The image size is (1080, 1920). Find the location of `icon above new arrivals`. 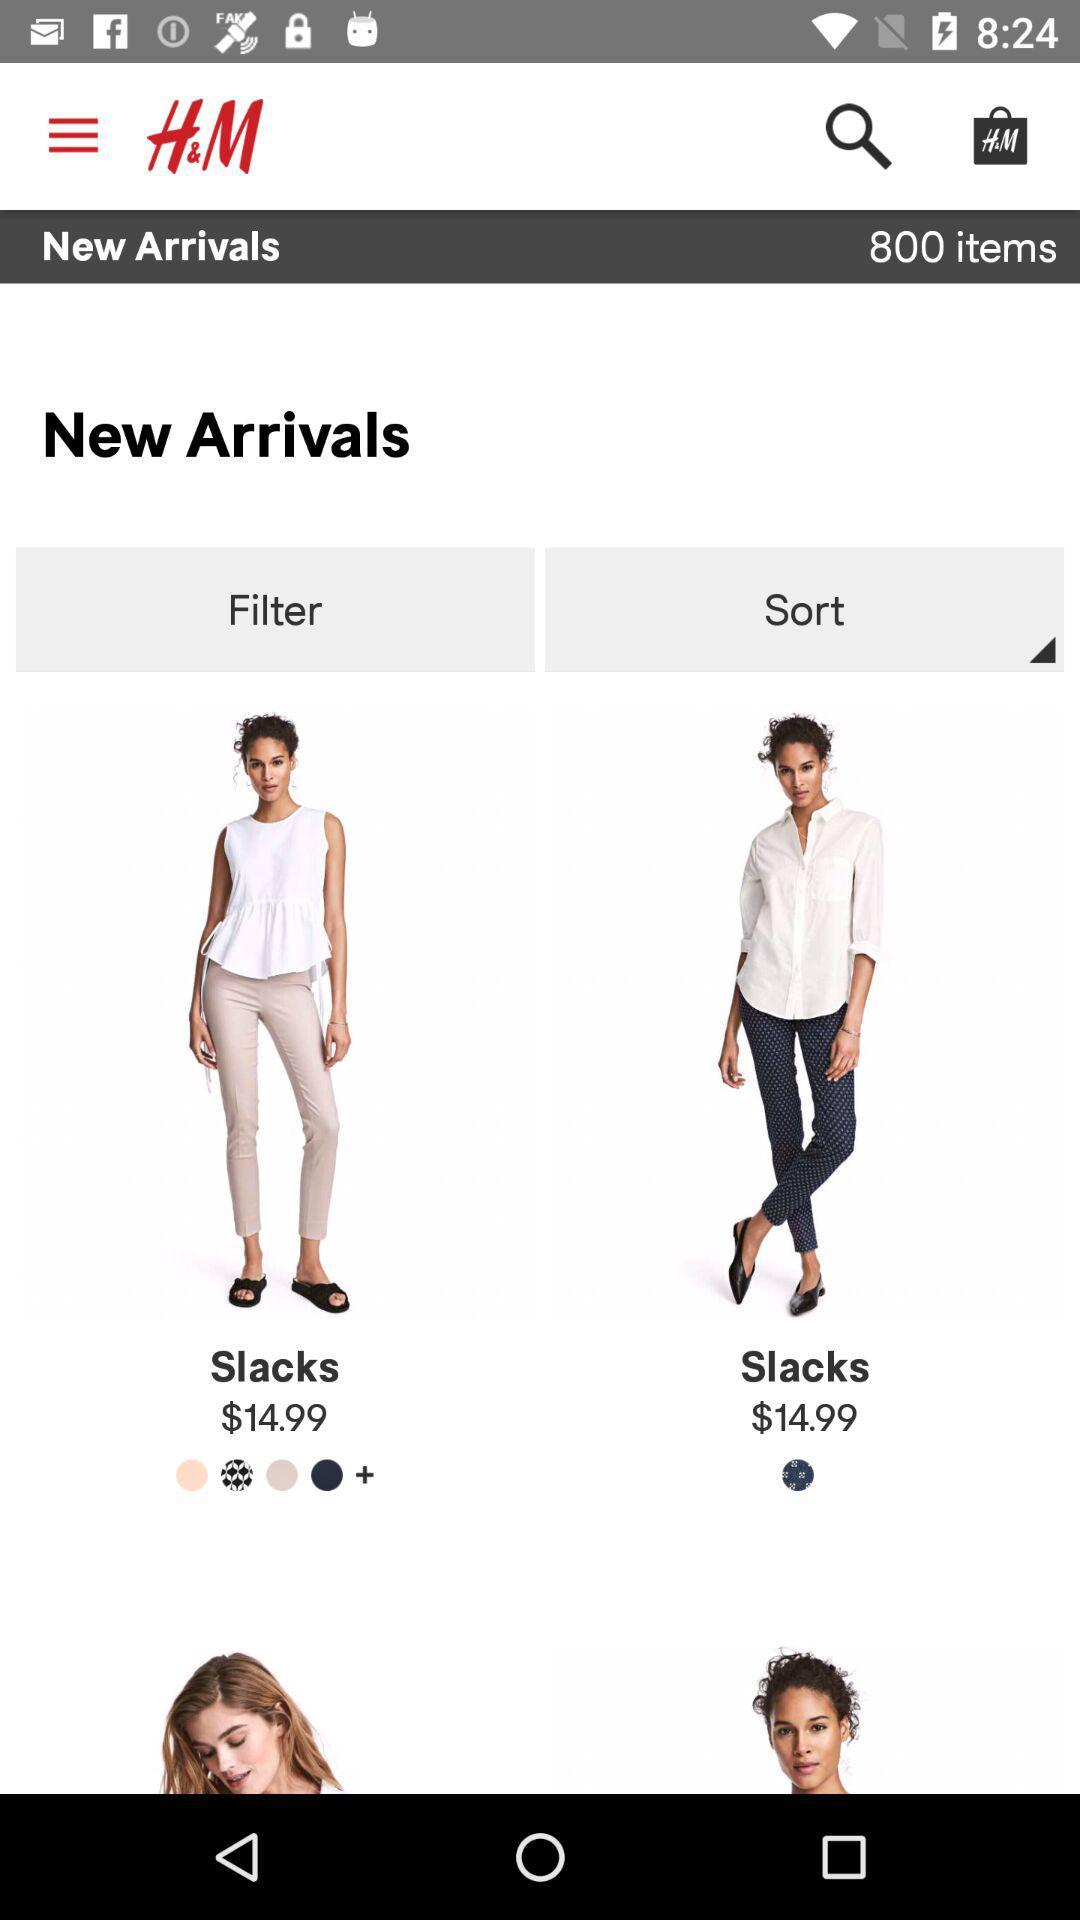

icon above new arrivals is located at coordinates (205, 135).